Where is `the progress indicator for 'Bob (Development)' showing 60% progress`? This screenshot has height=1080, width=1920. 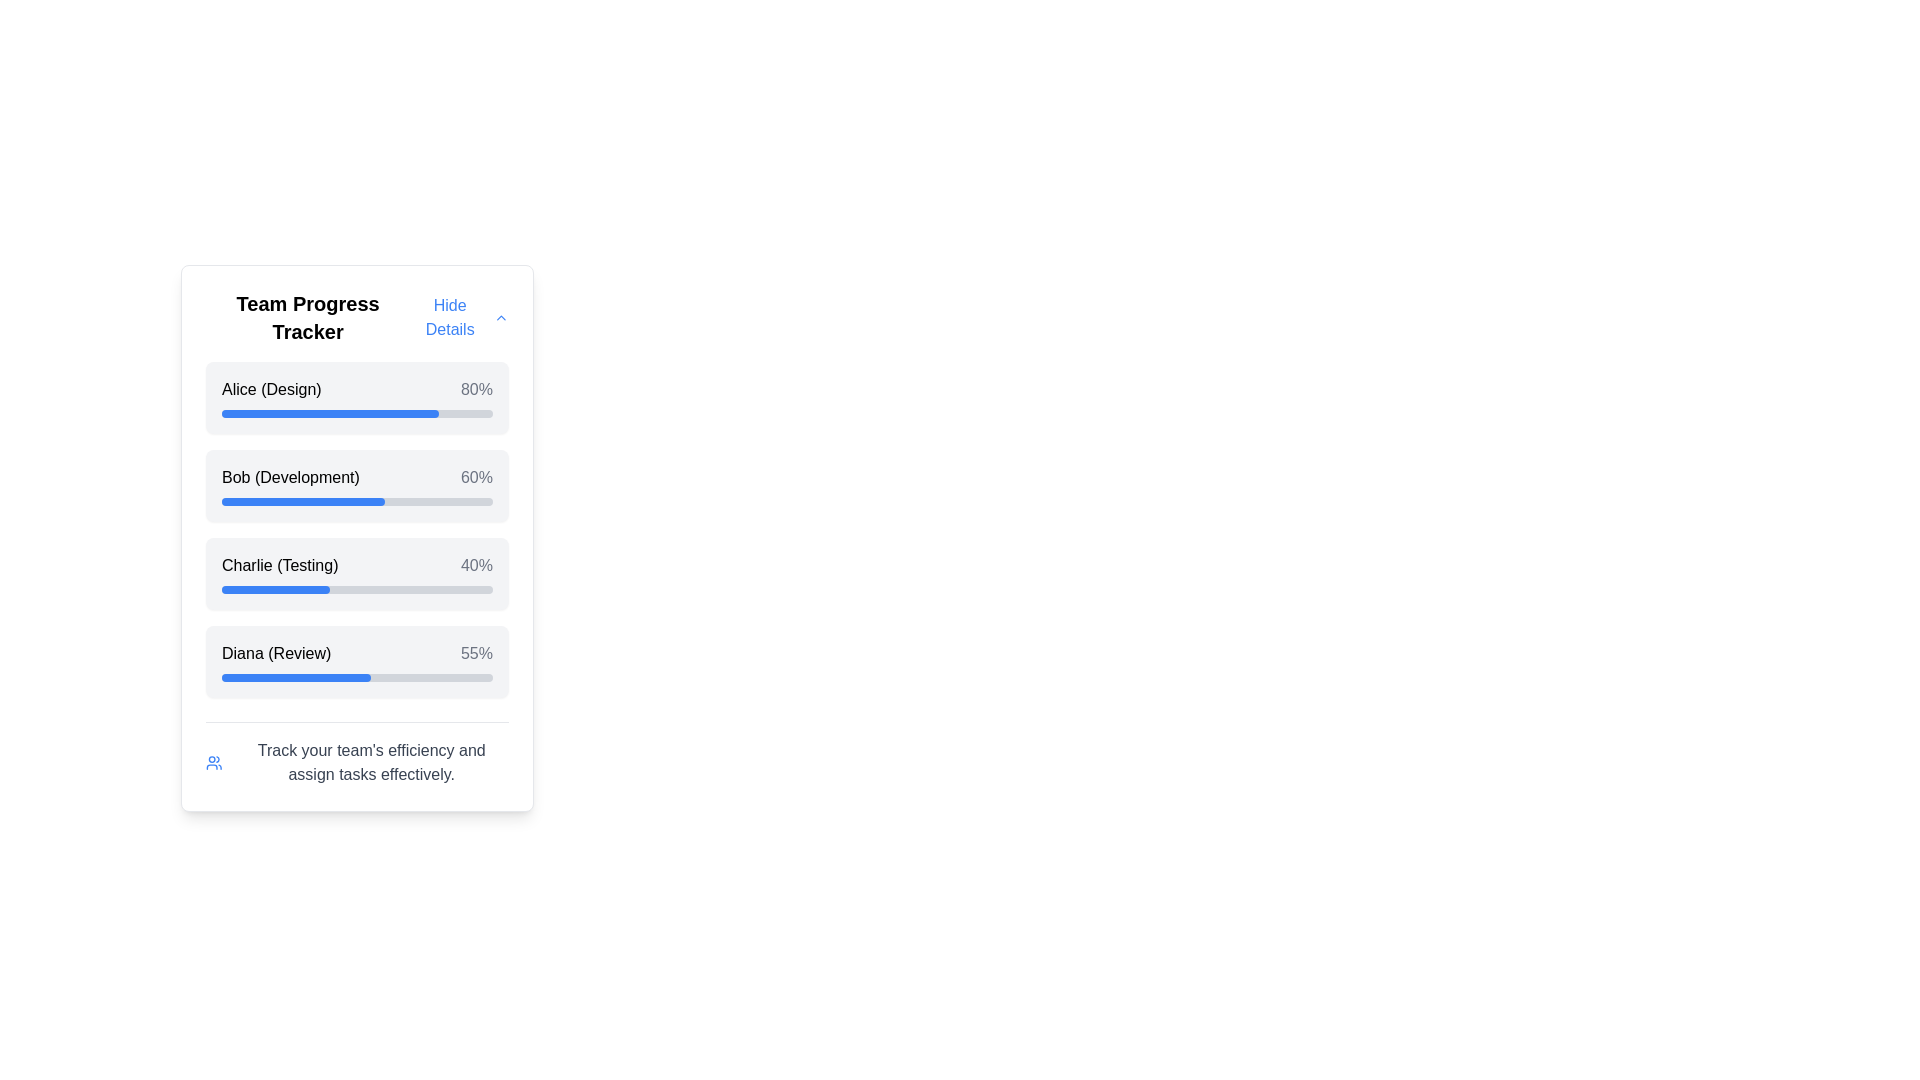 the progress indicator for 'Bob (Development)' showing 60% progress is located at coordinates (357, 486).